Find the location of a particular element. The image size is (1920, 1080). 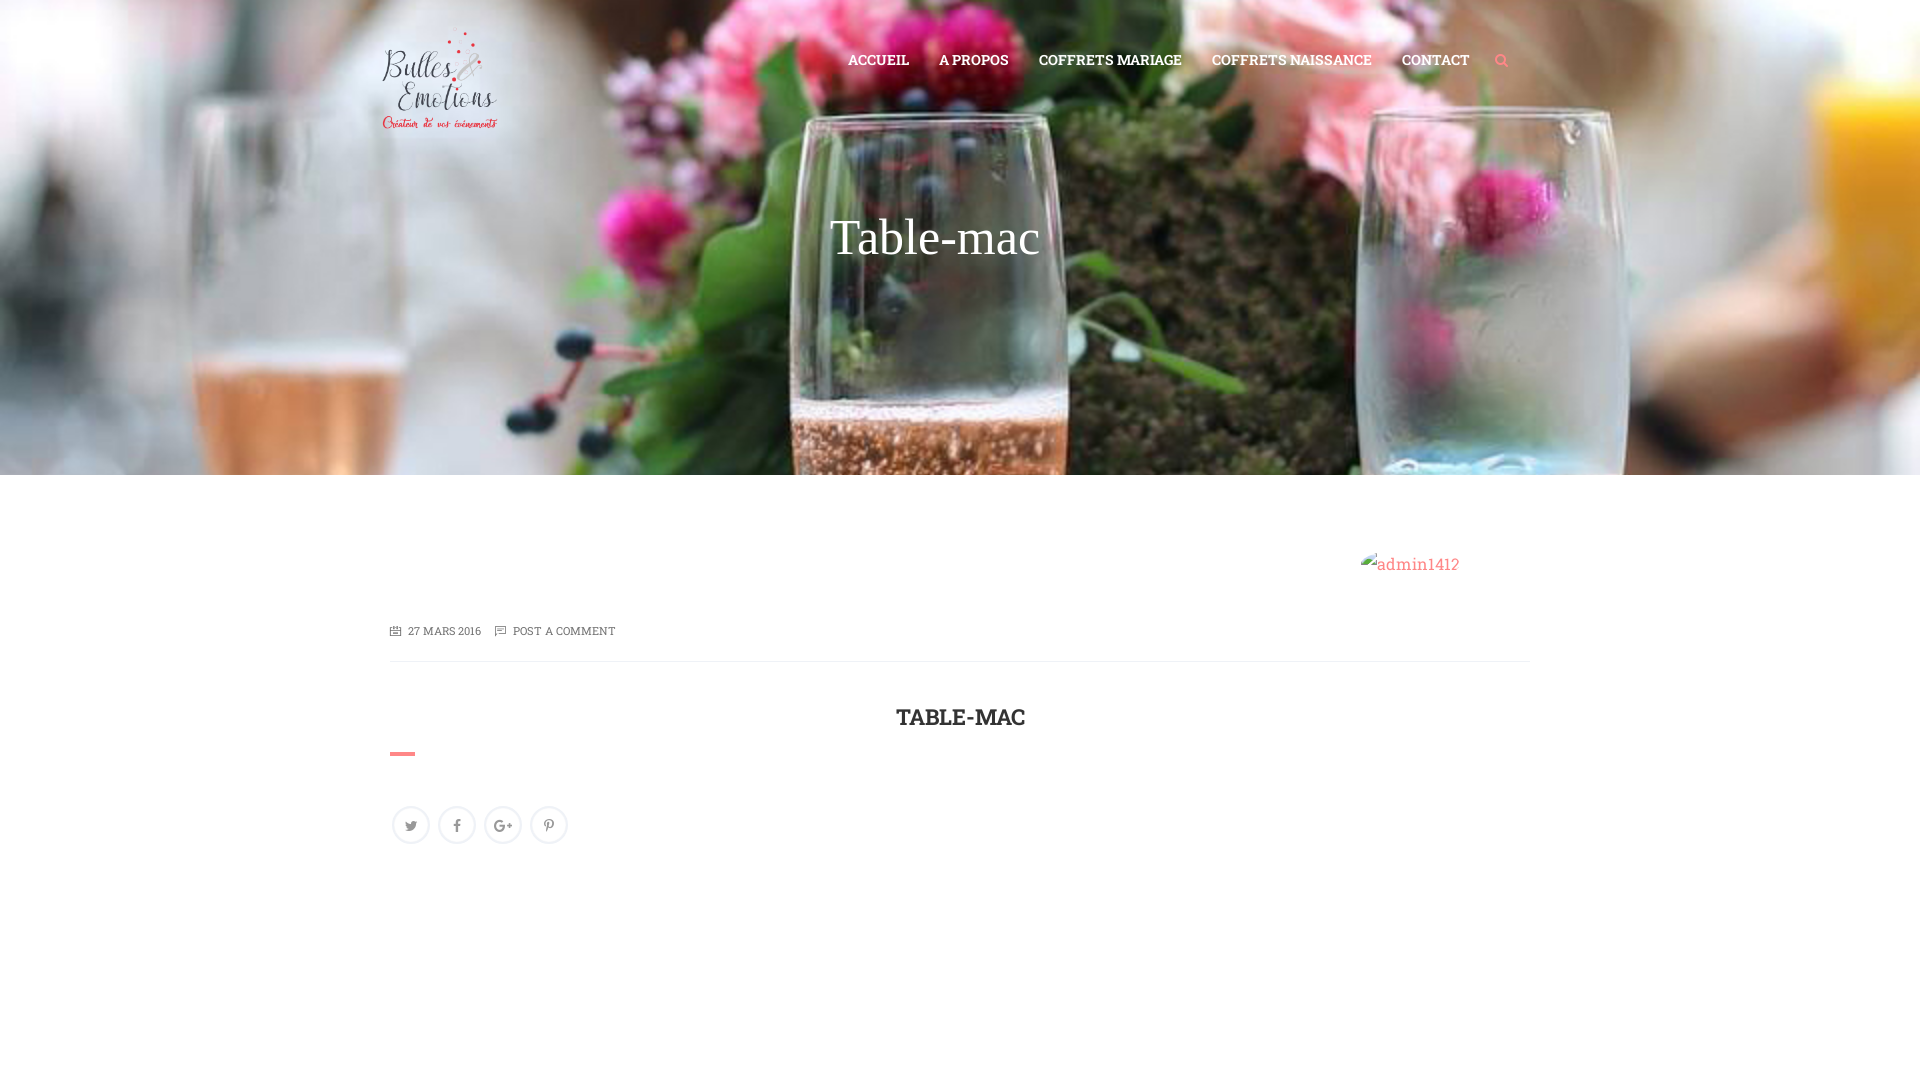

'COFFRETS MARIAGE' is located at coordinates (1023, 59).